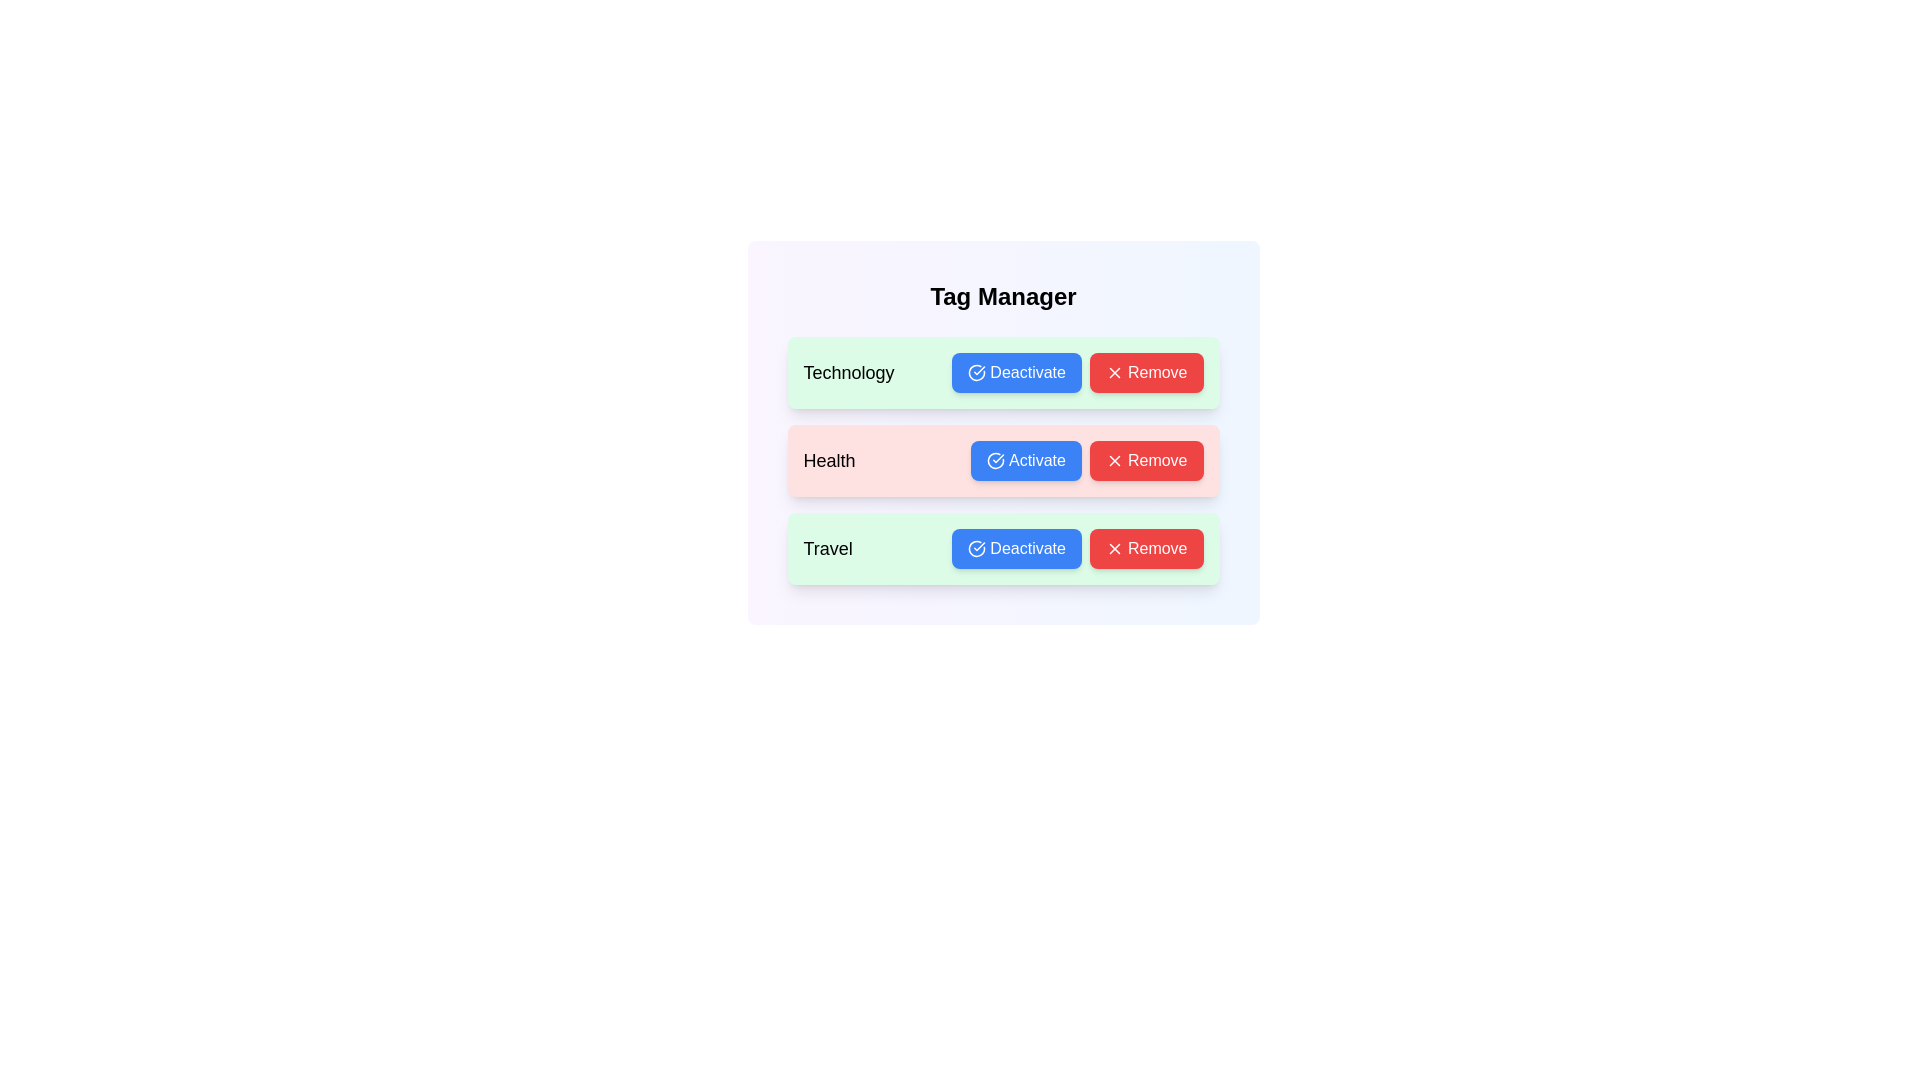  What do you see at coordinates (1146, 461) in the screenshot?
I see `'Remove' button for the tag with name Health` at bounding box center [1146, 461].